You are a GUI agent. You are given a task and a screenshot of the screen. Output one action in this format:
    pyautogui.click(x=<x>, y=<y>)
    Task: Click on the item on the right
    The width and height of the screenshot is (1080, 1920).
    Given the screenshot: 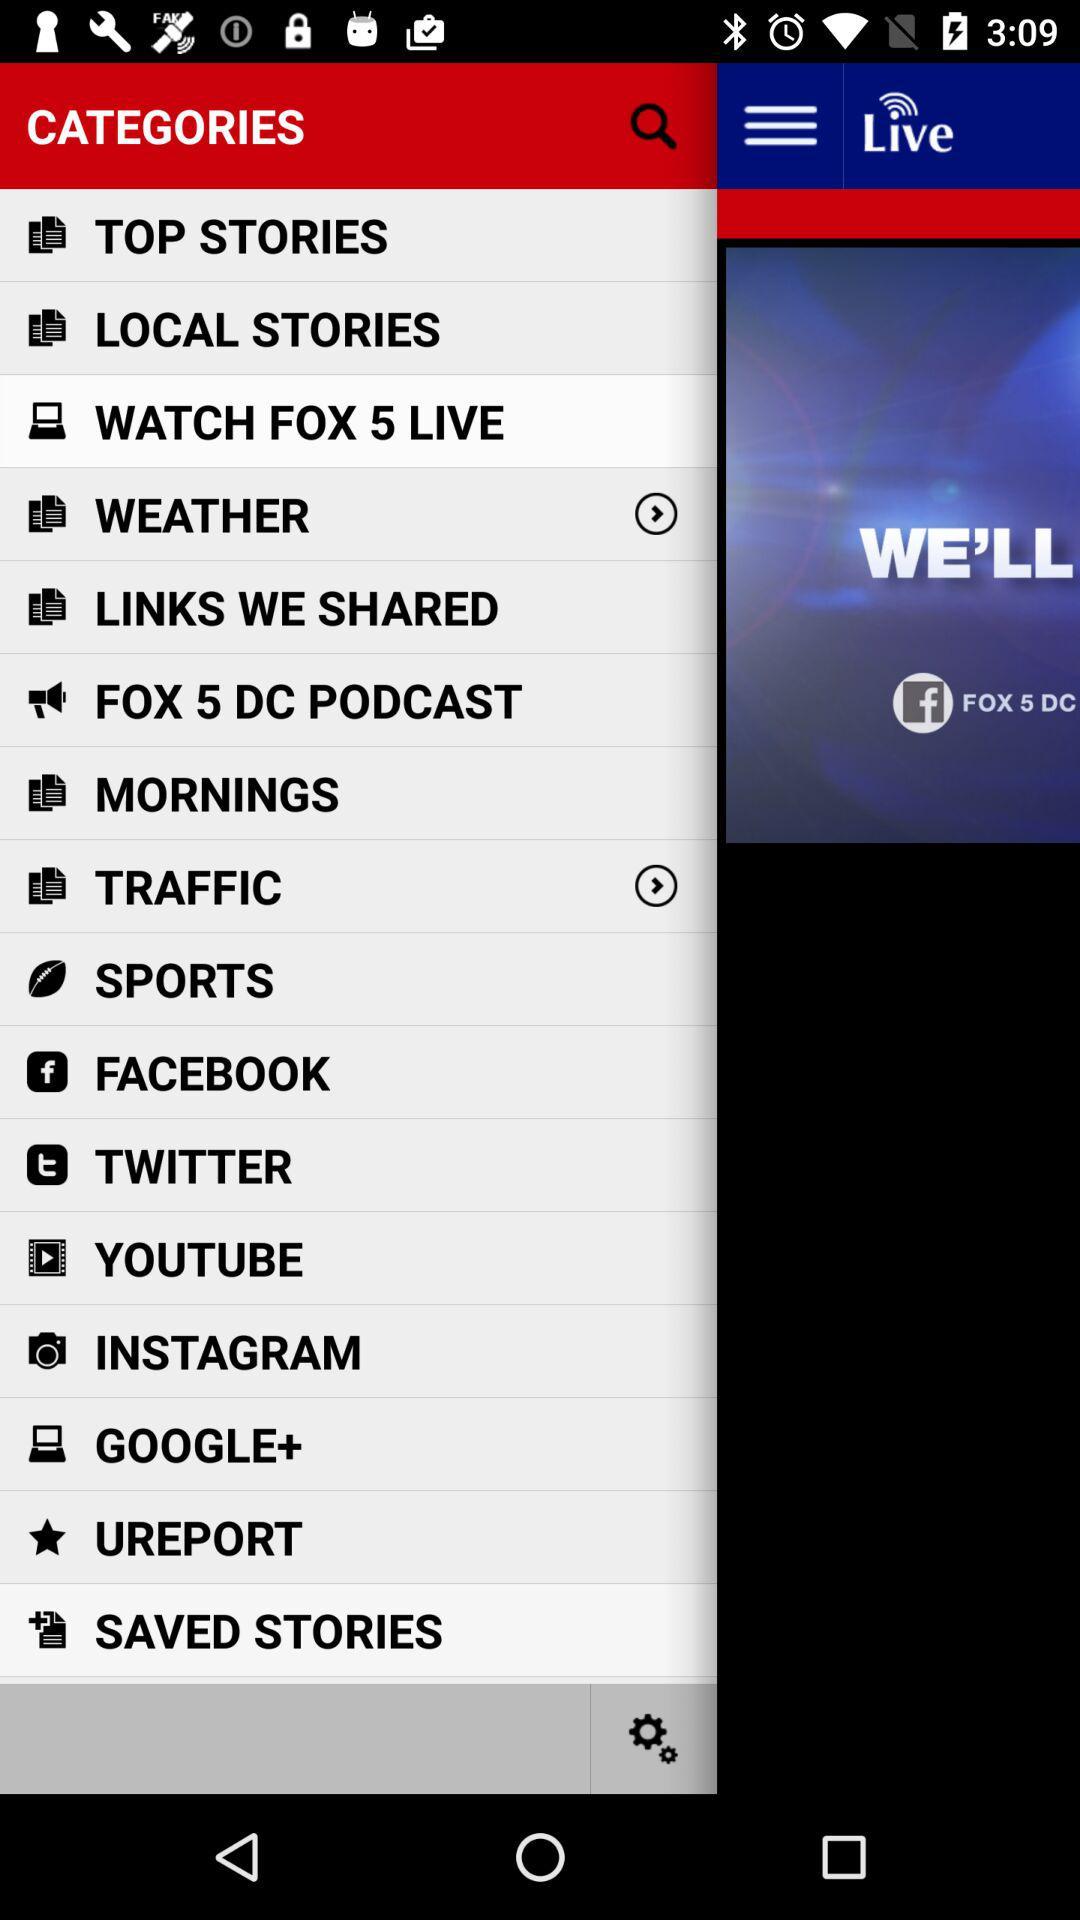 What is the action you would take?
    pyautogui.click(x=897, y=1016)
    